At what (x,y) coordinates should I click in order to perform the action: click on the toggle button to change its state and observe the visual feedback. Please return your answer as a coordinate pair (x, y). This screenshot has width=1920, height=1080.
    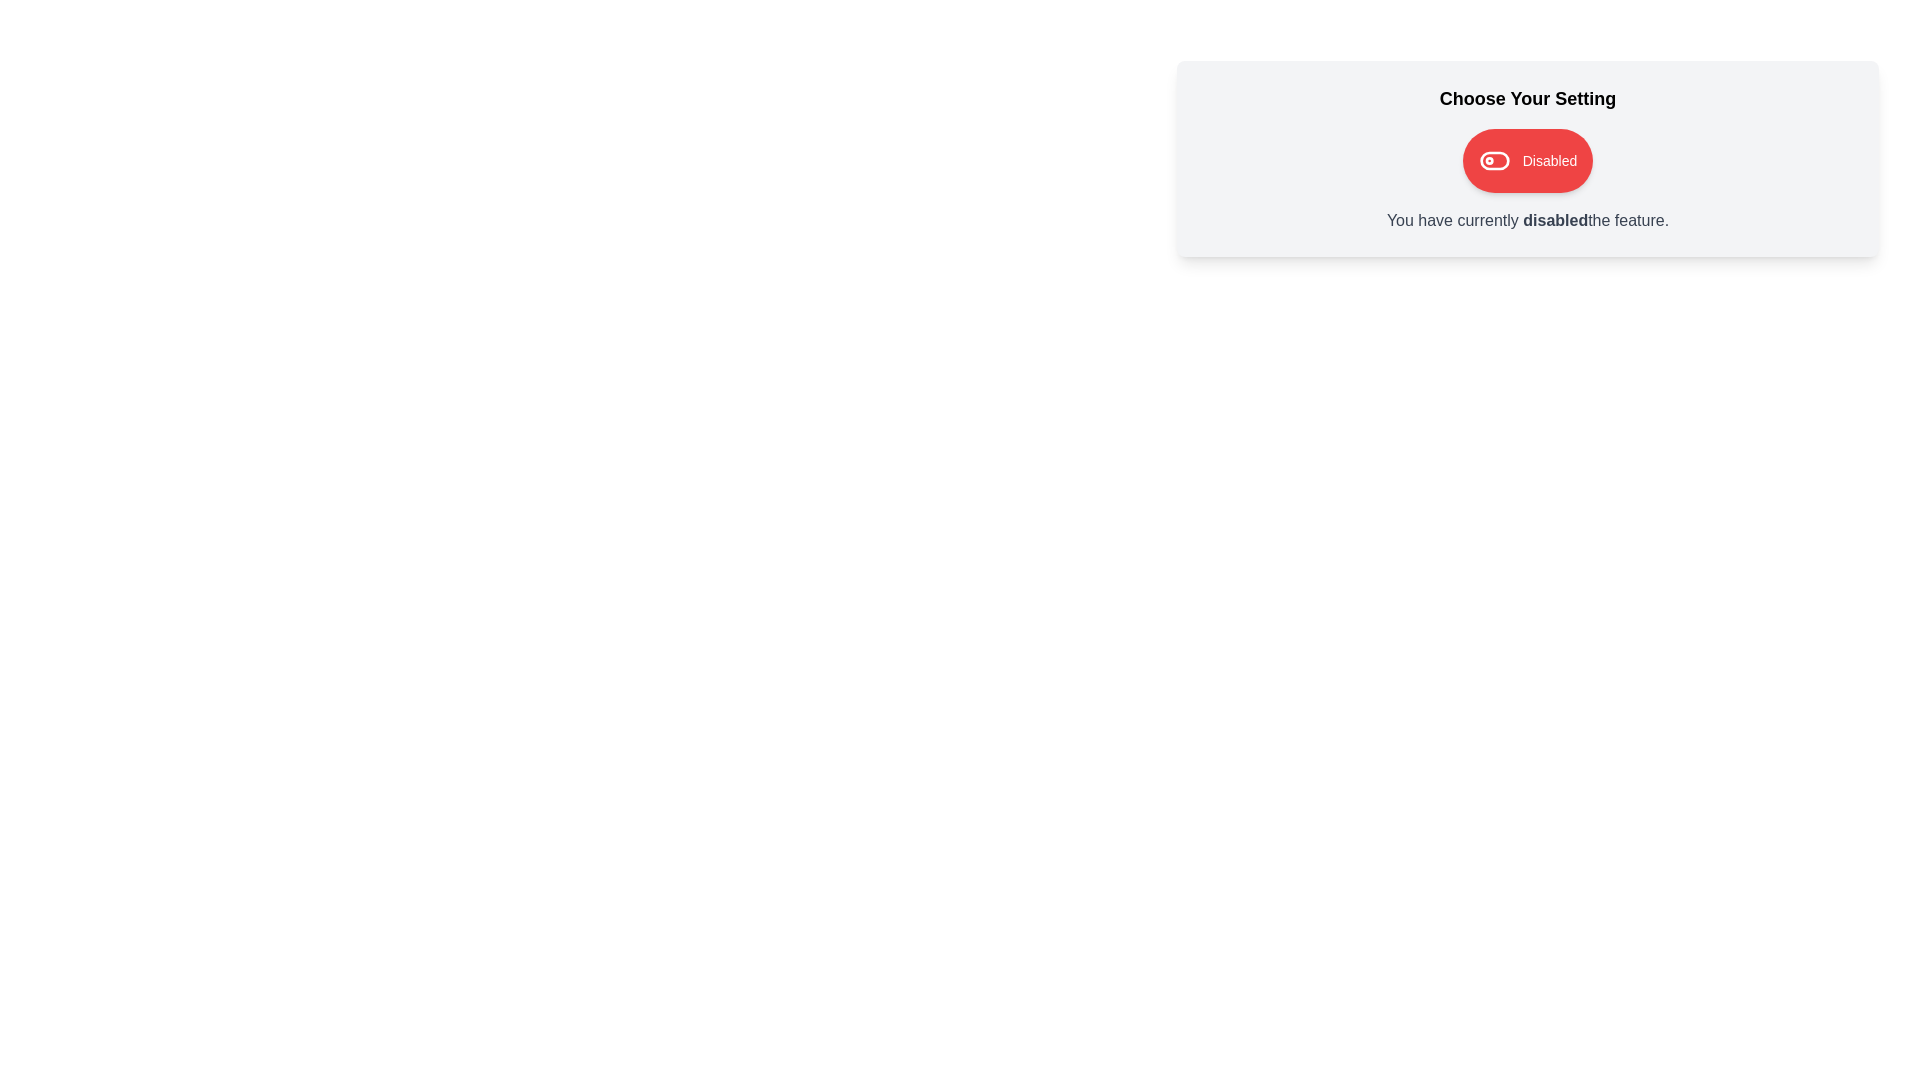
    Looking at the image, I should click on (1526, 160).